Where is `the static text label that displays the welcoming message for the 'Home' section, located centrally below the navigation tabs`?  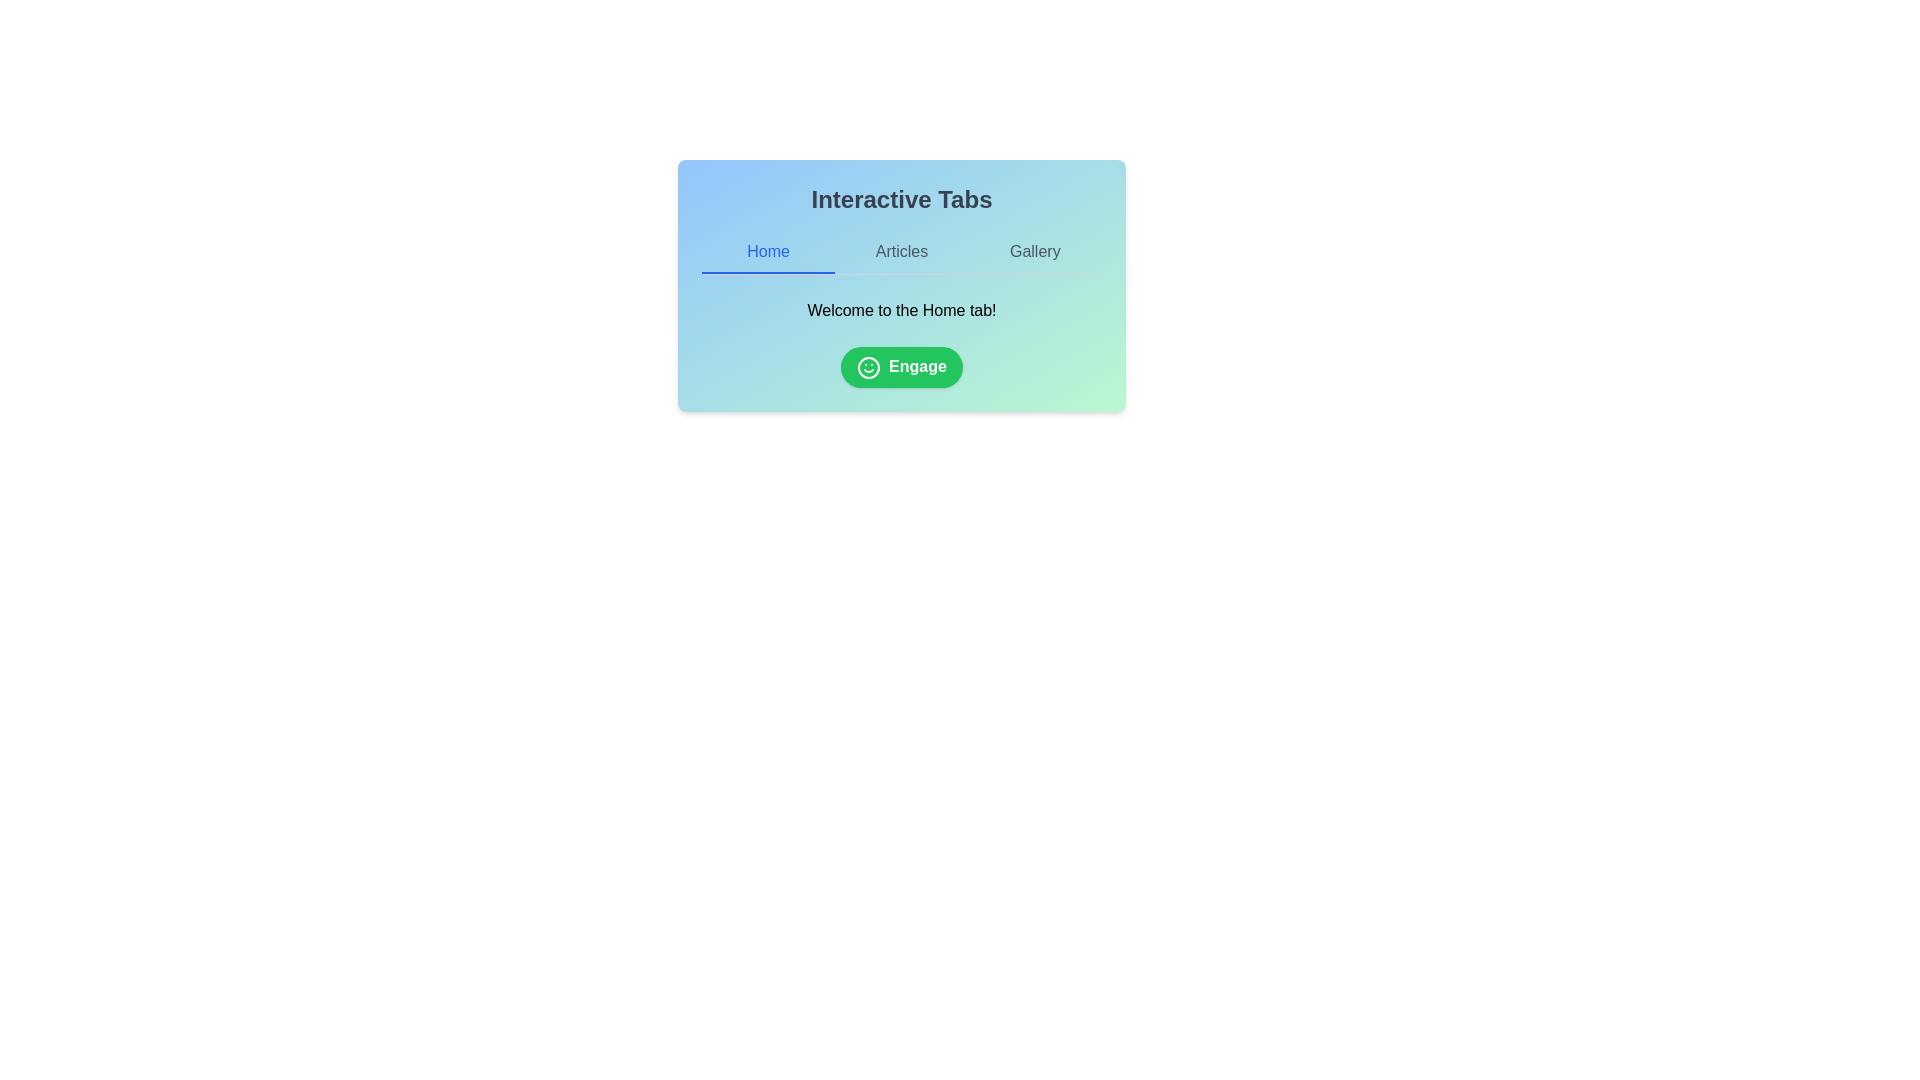
the static text label that displays the welcoming message for the 'Home' section, located centrally below the navigation tabs is located at coordinates (901, 311).